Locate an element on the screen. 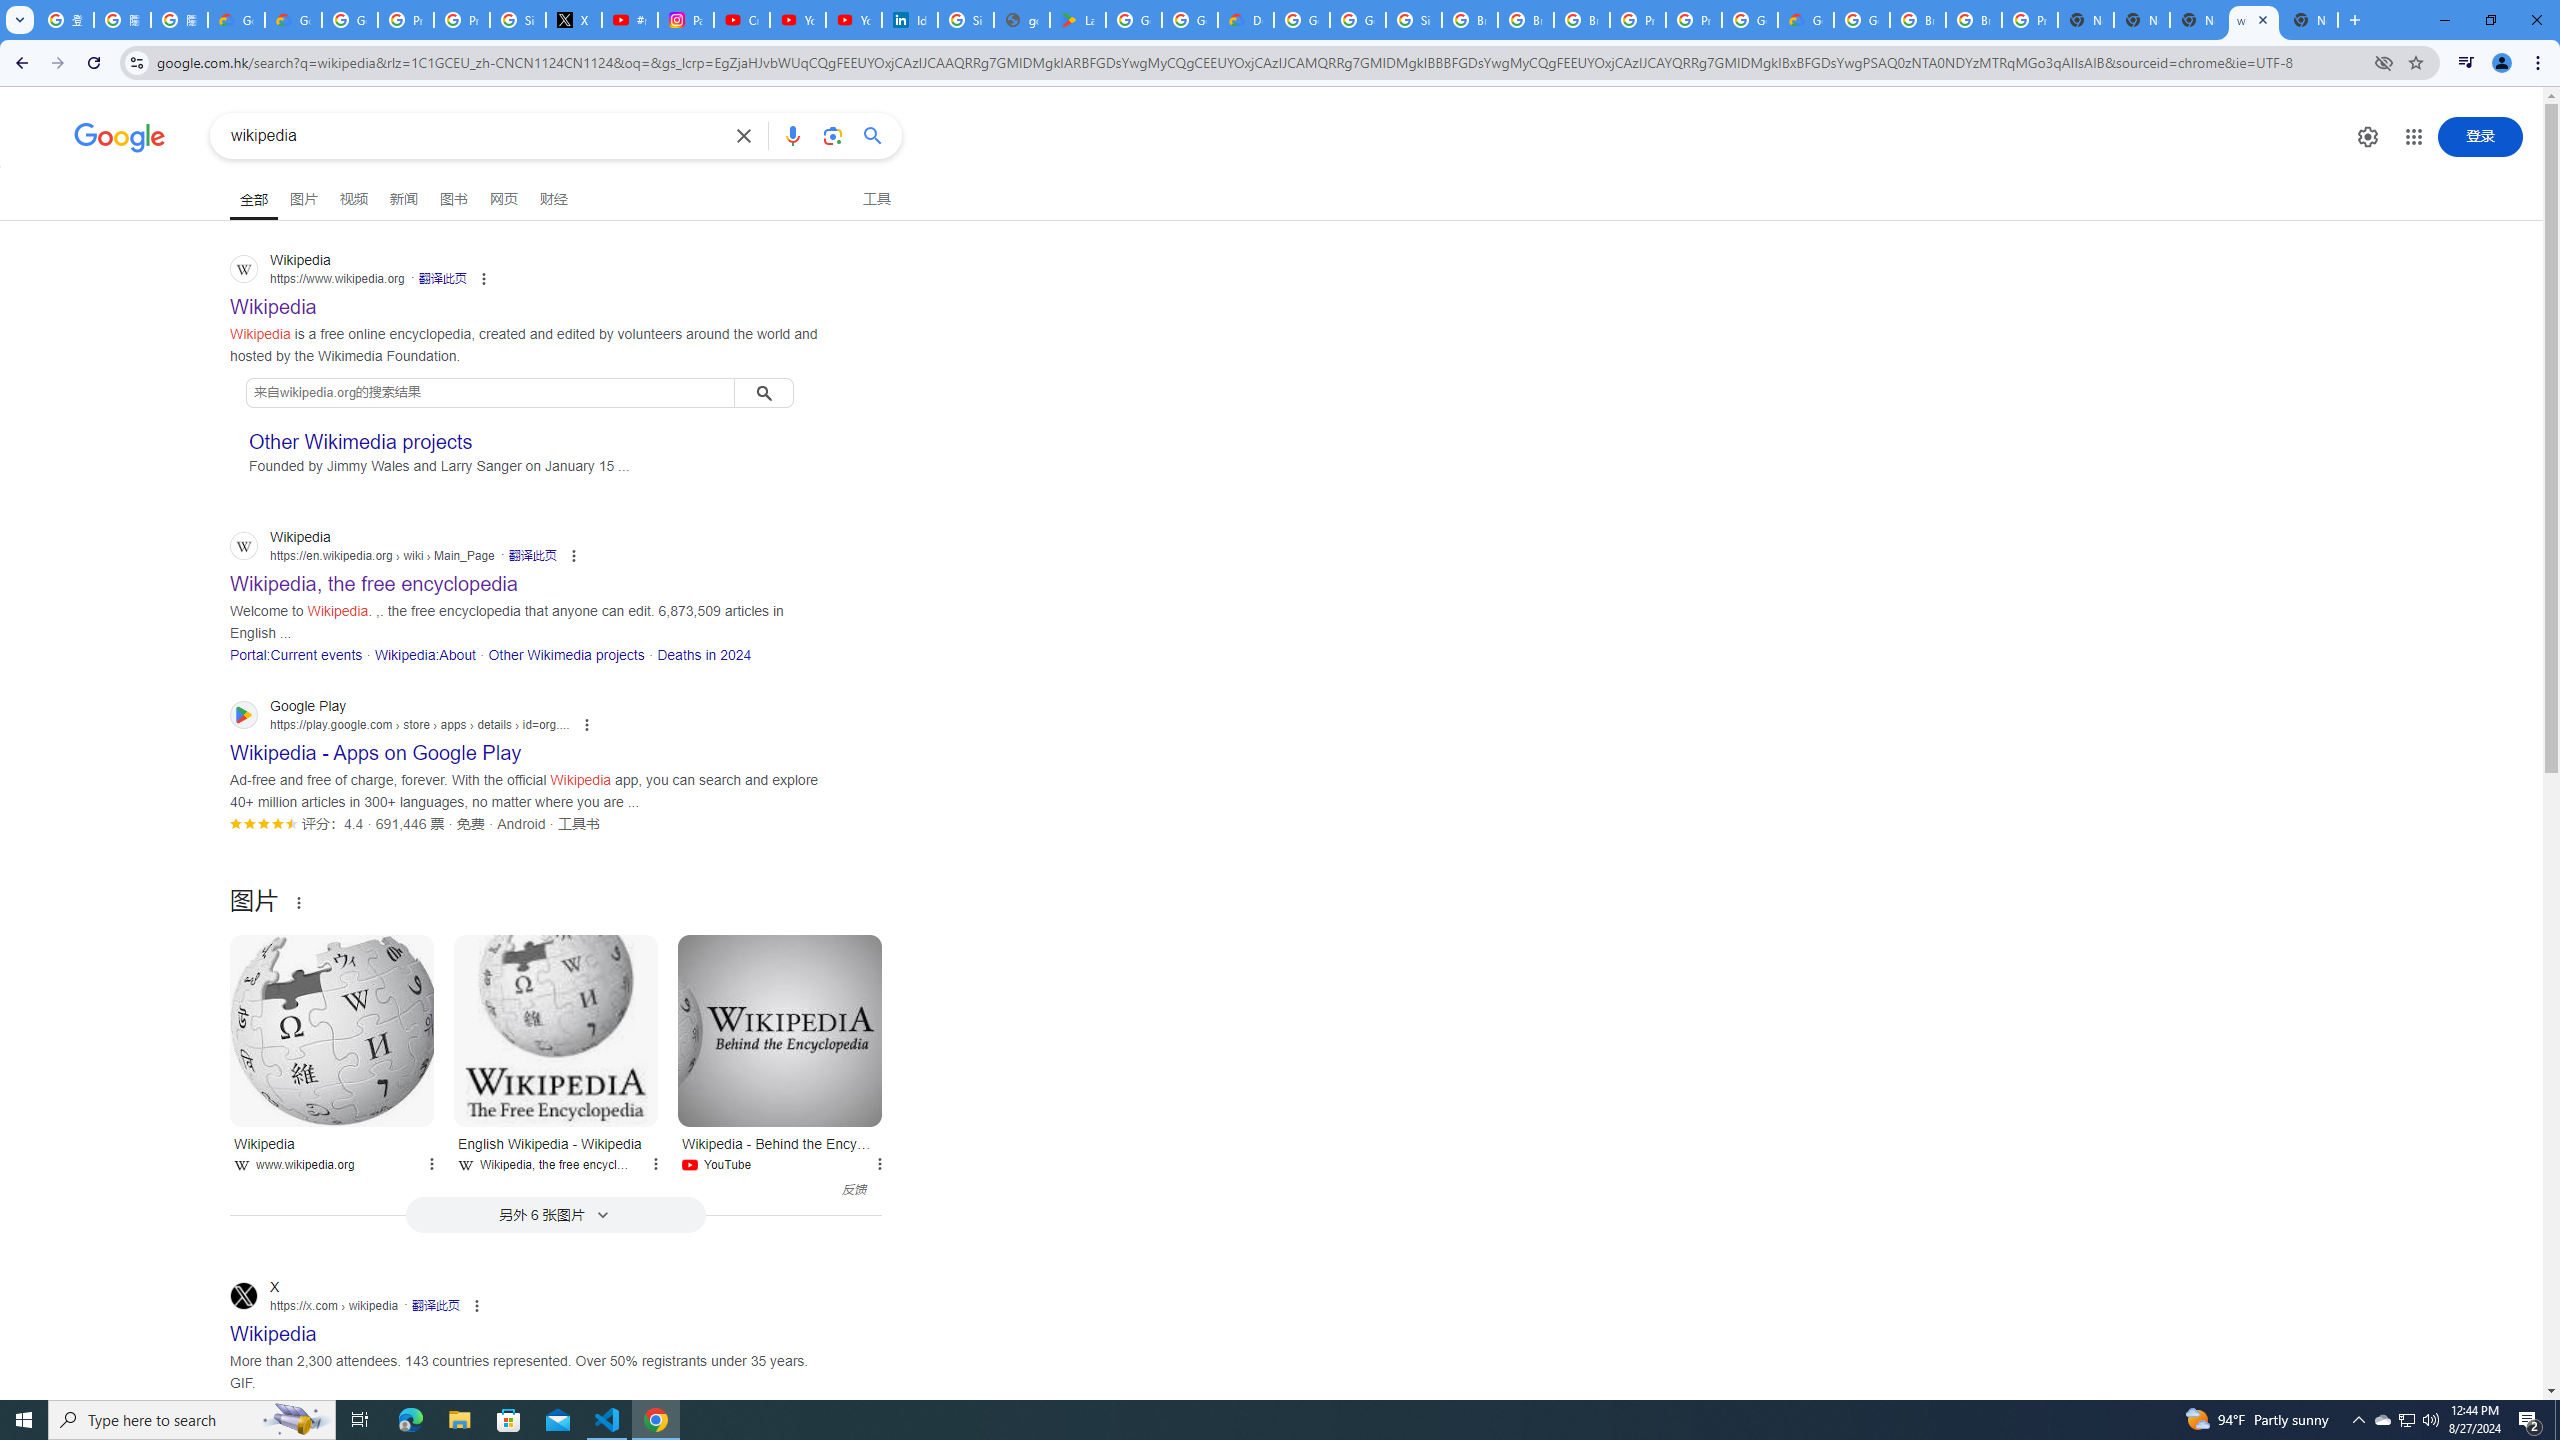 This screenshot has width=2560, height=1440. 'Google Cloud Platform' is located at coordinates (1862, 19).